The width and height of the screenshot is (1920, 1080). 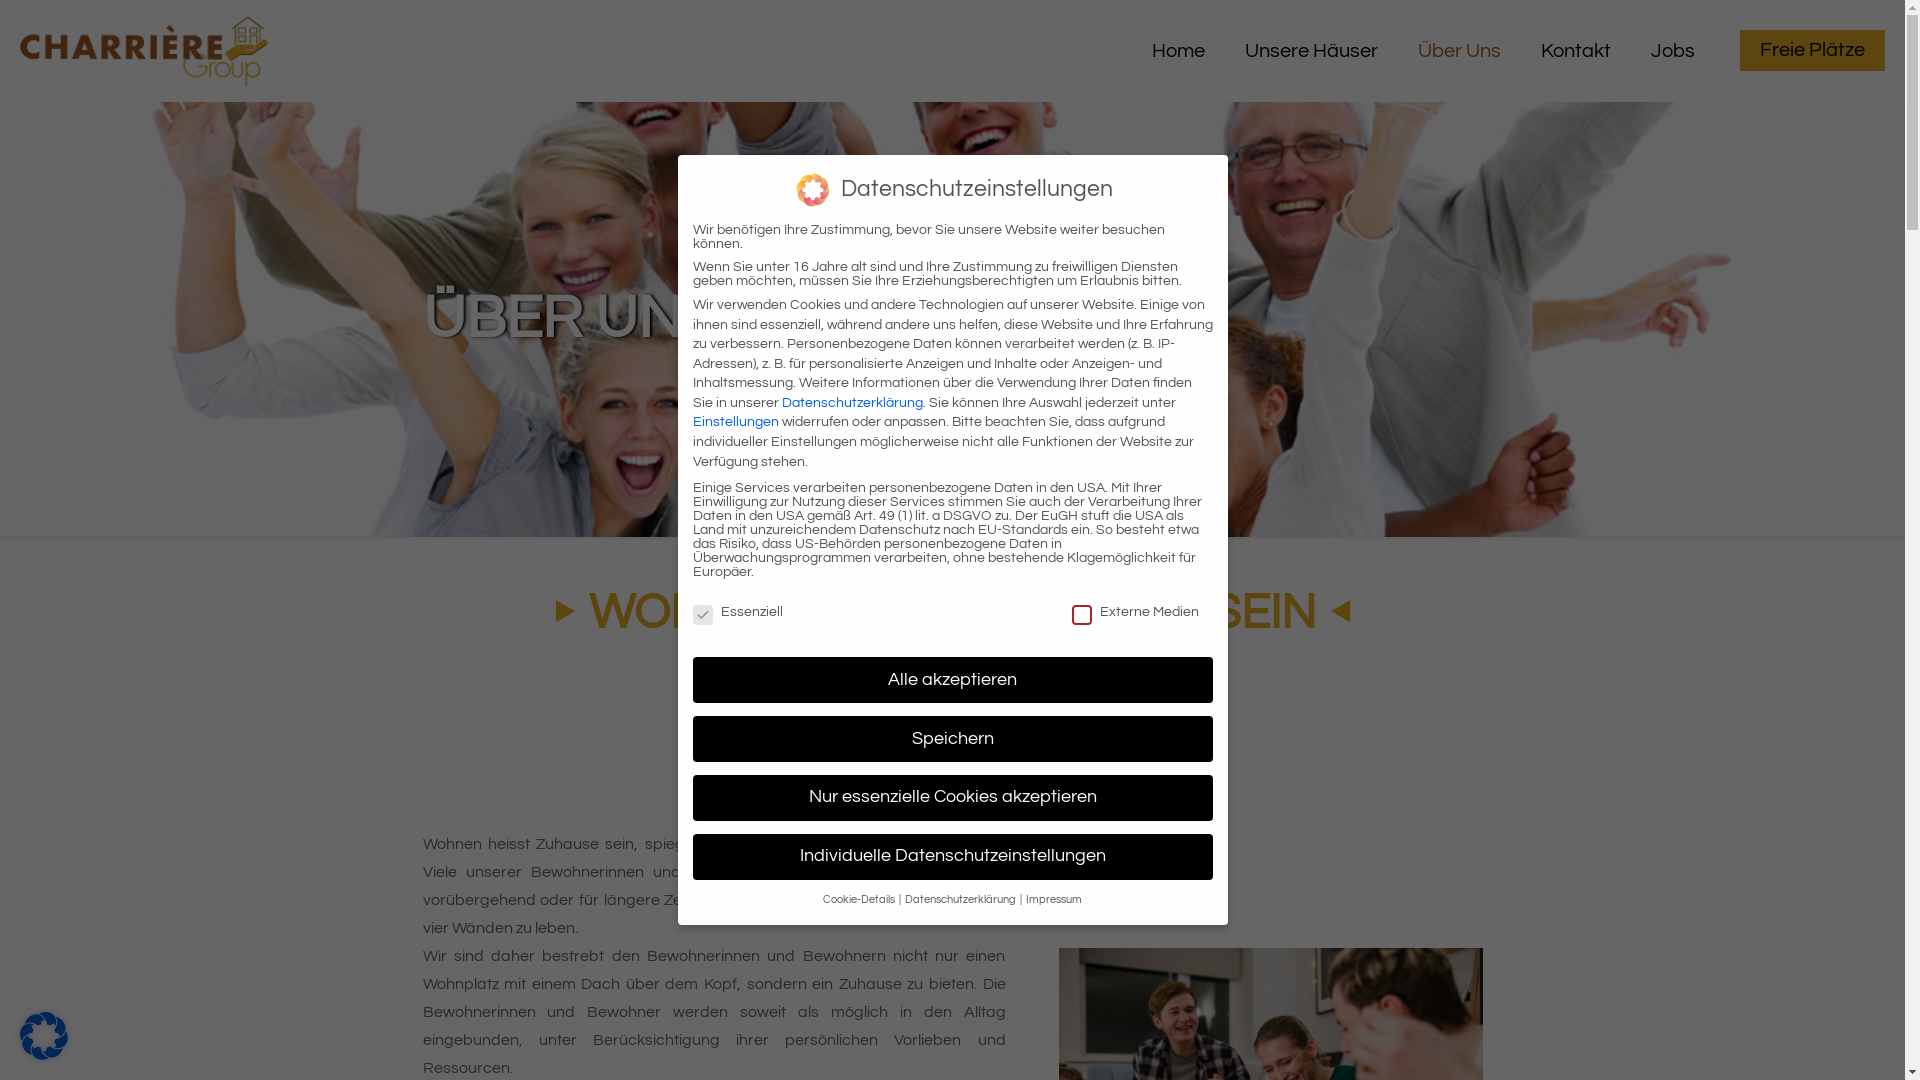 I want to click on 'Alle akzeptieren', so click(x=950, y=678).